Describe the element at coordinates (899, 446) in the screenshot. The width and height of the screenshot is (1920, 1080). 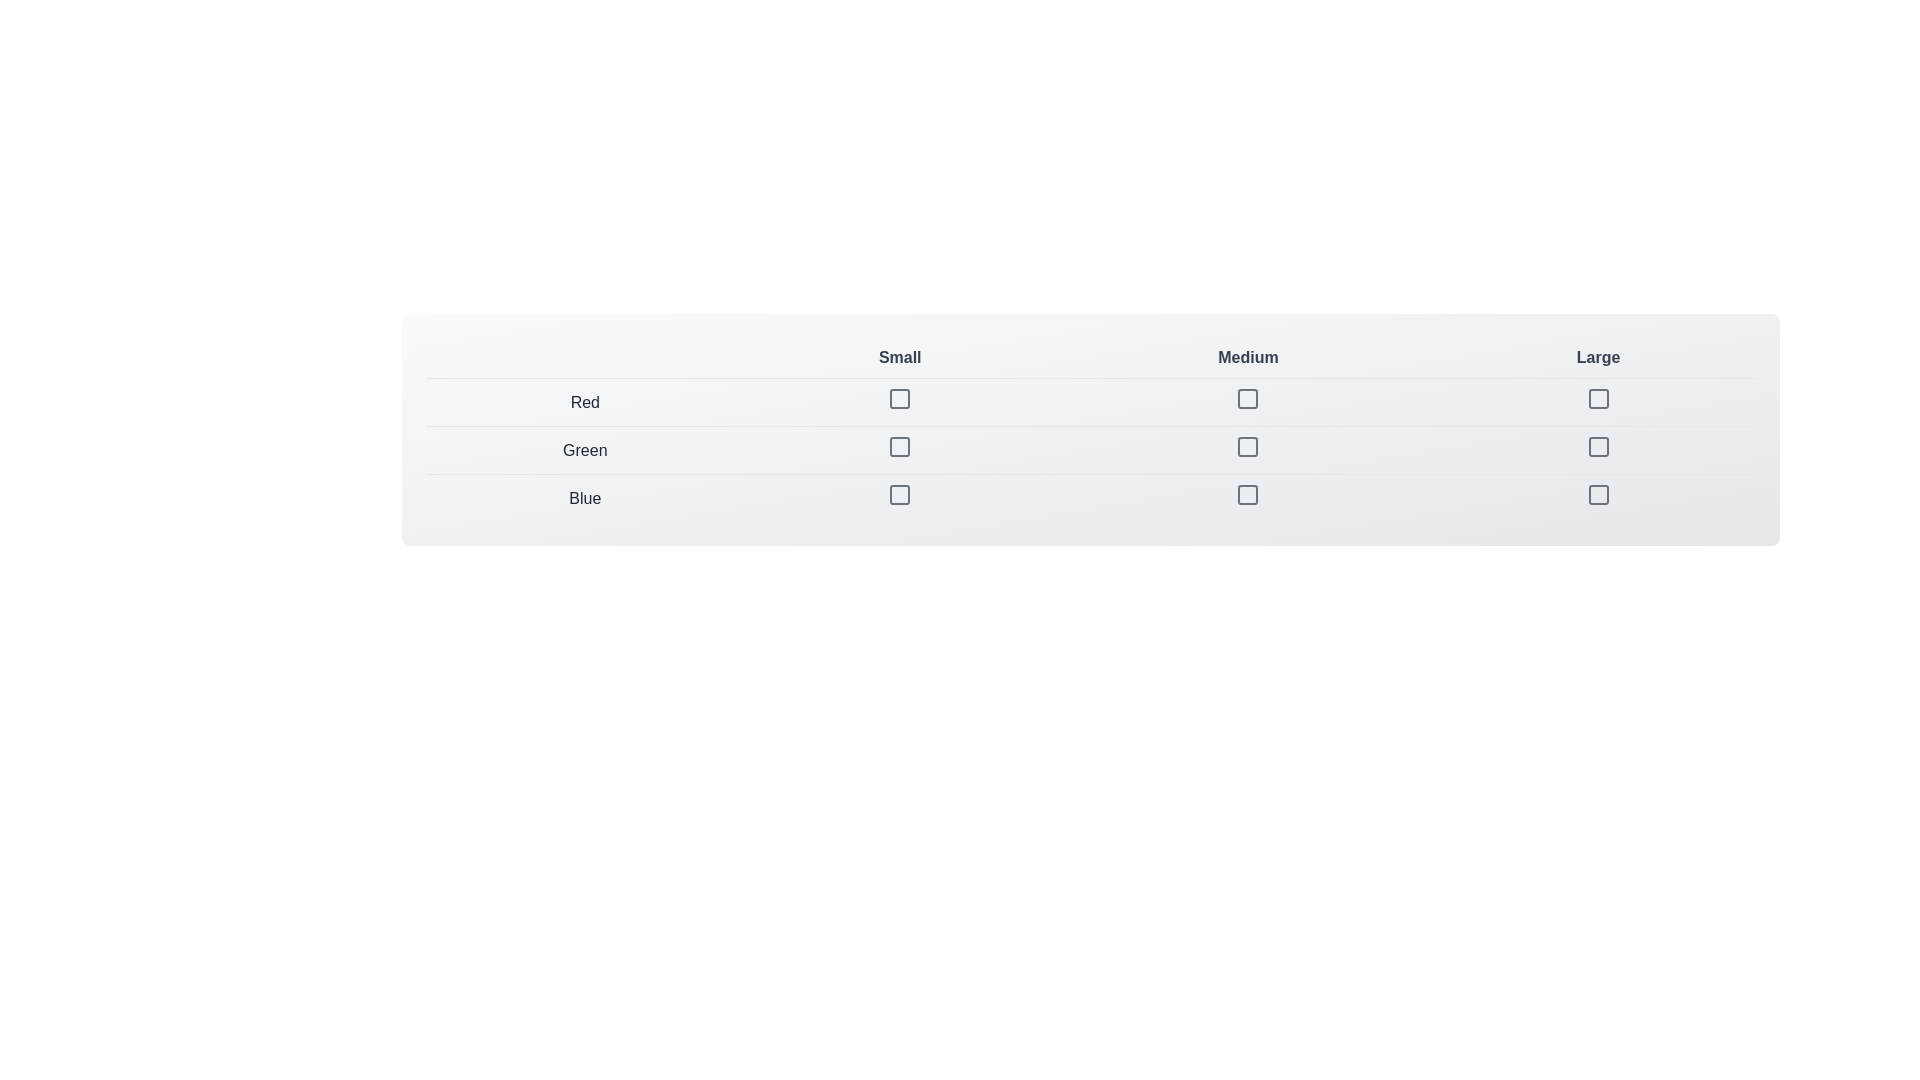
I see `the checkbox` at that location.